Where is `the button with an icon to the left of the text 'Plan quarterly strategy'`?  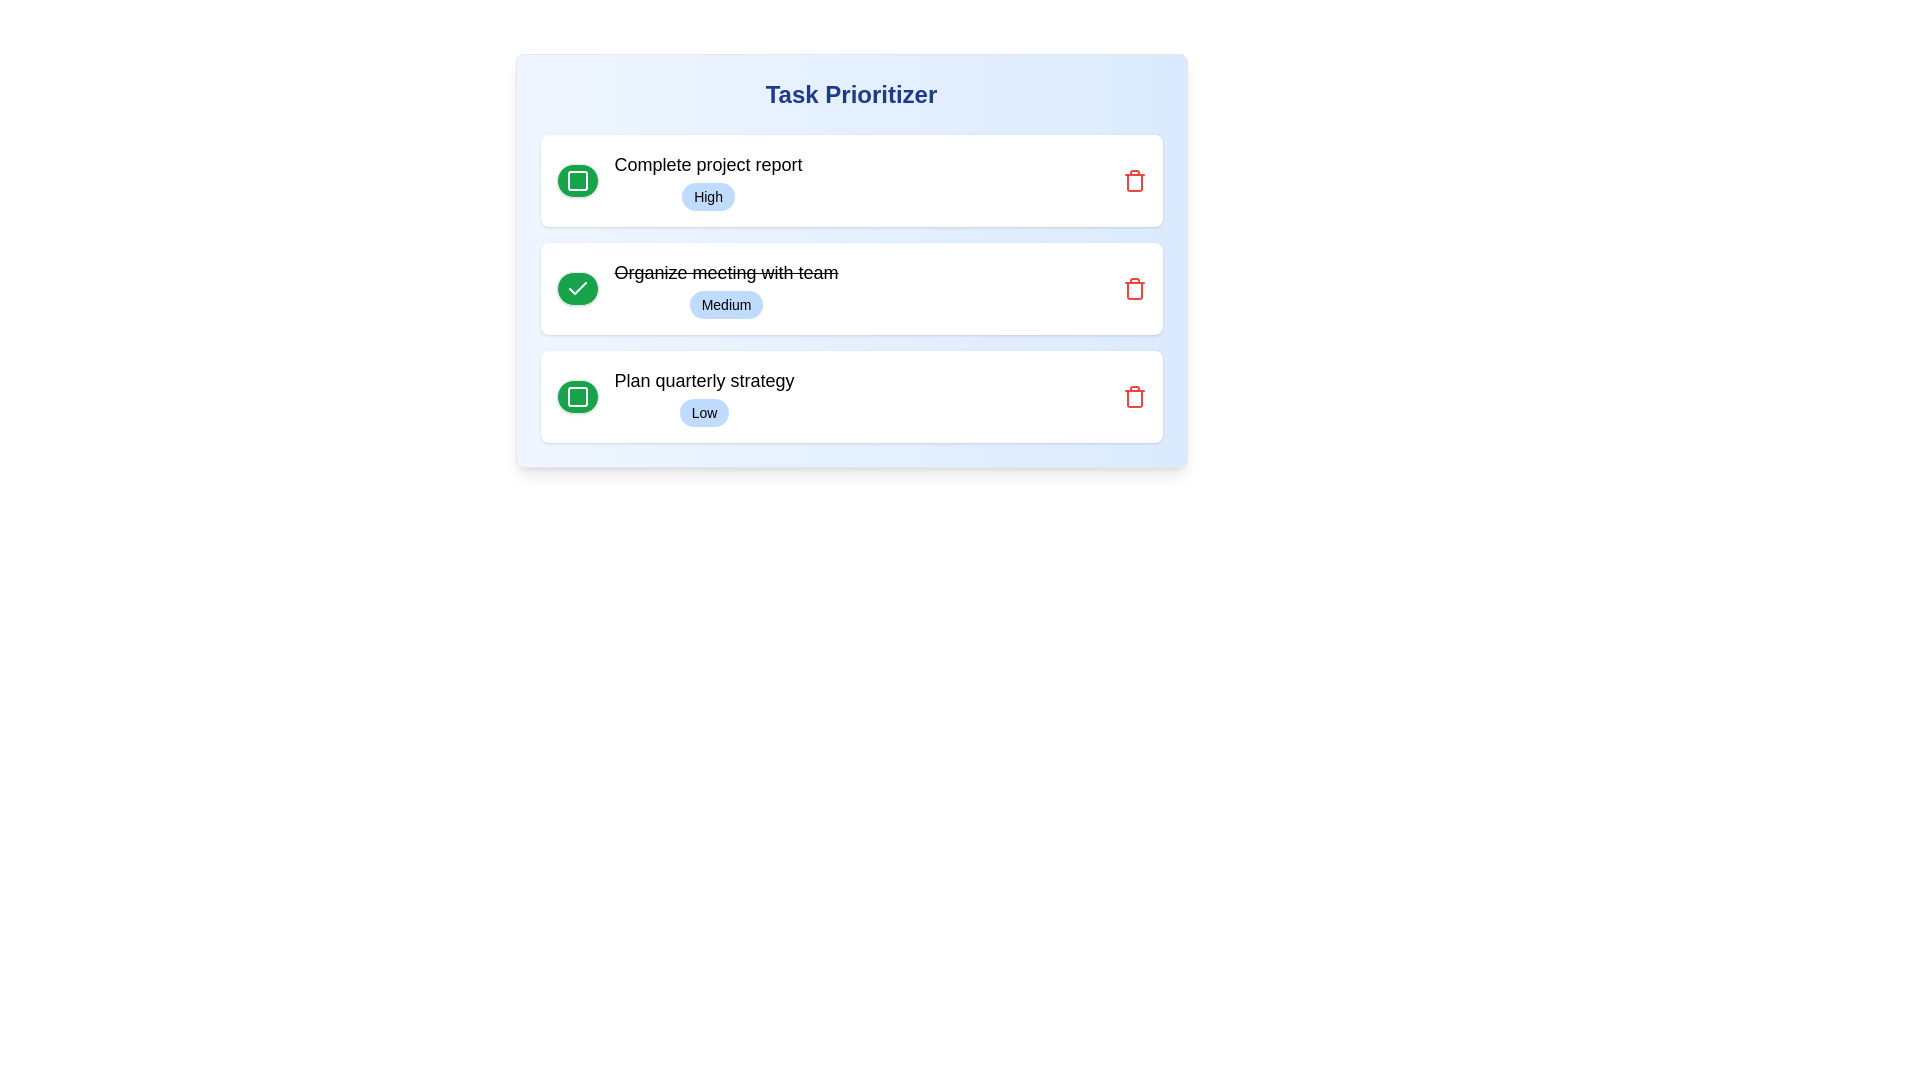
the button with an icon to the left of the text 'Plan quarterly strategy' is located at coordinates (576, 397).